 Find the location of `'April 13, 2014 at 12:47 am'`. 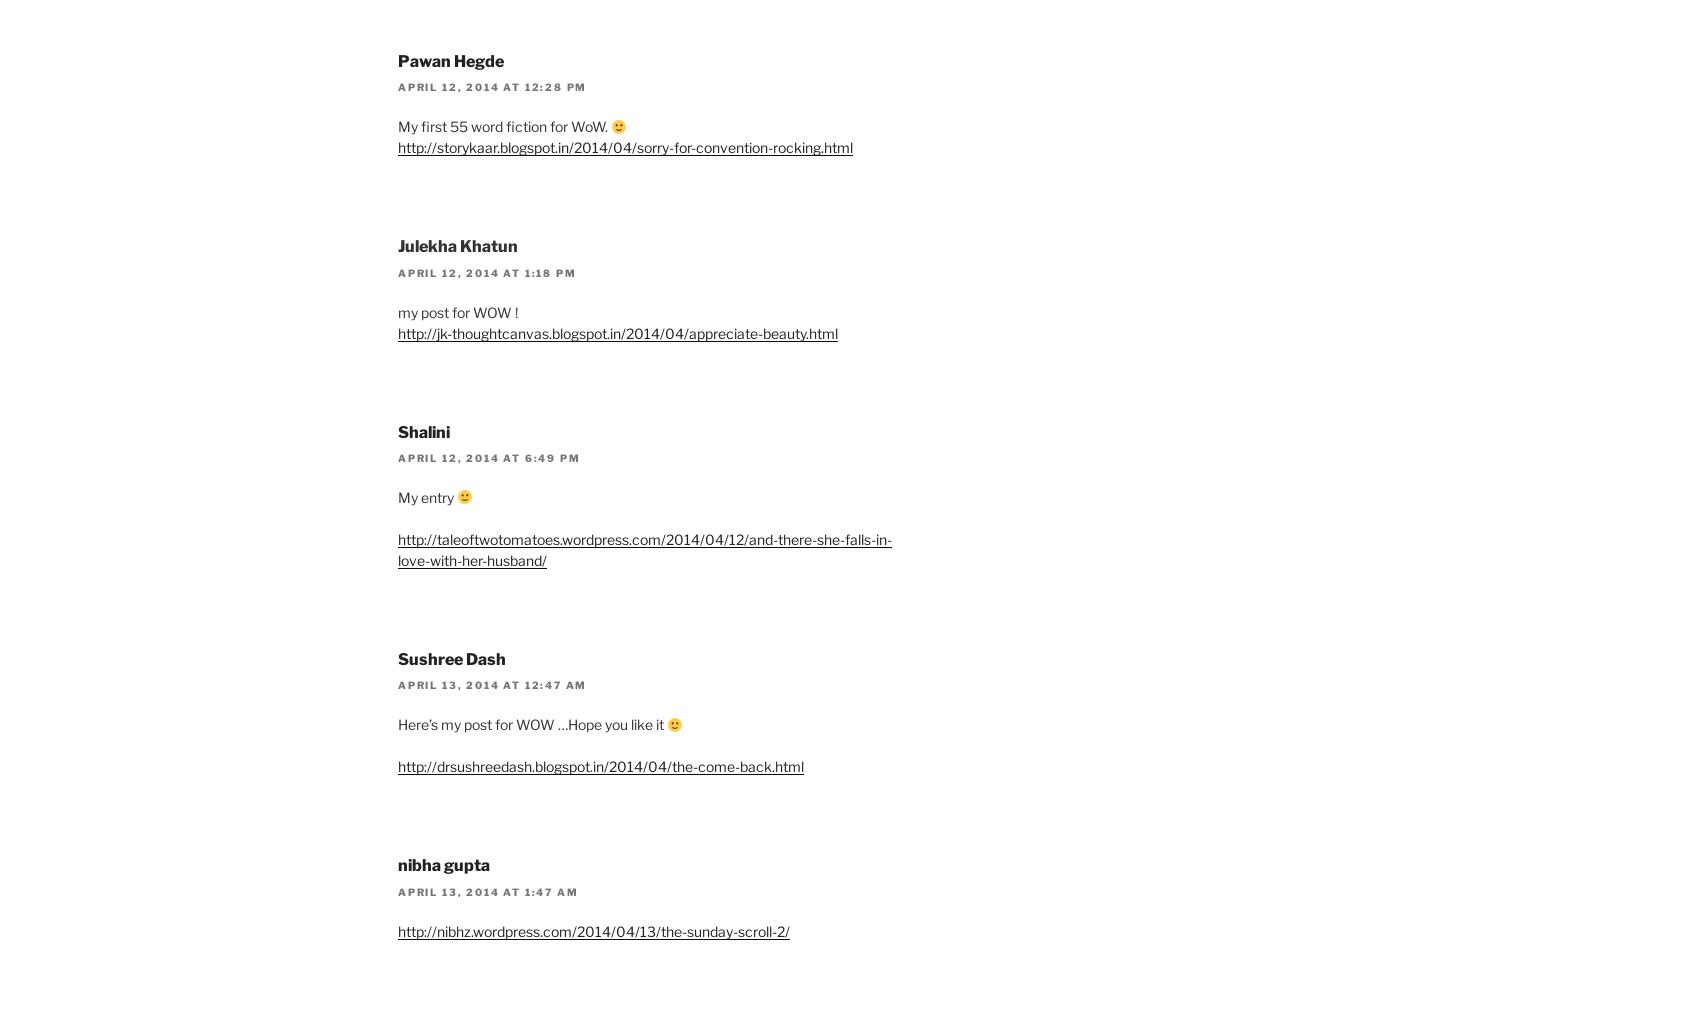

'April 13, 2014 at 12:47 am' is located at coordinates (492, 683).